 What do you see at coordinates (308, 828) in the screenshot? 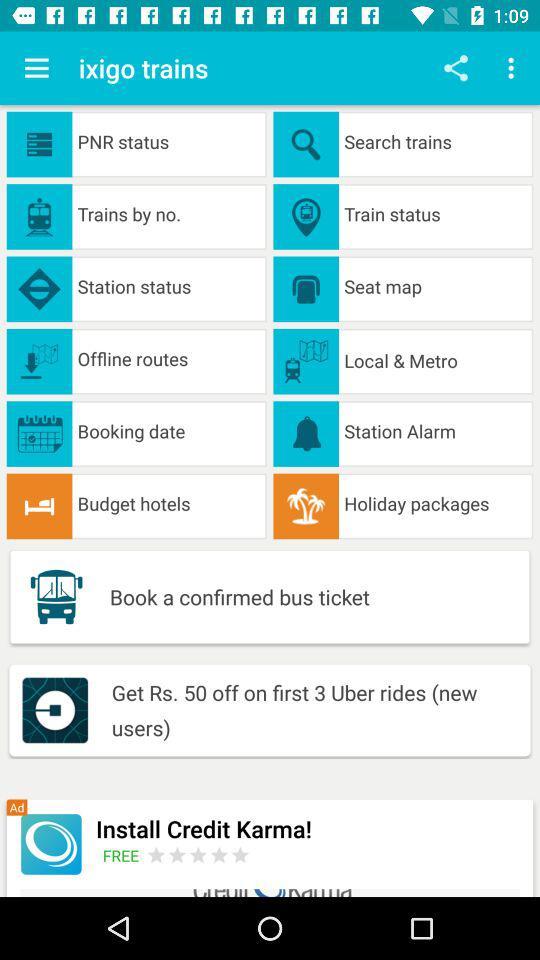
I see `icon below get rs 50 icon` at bounding box center [308, 828].